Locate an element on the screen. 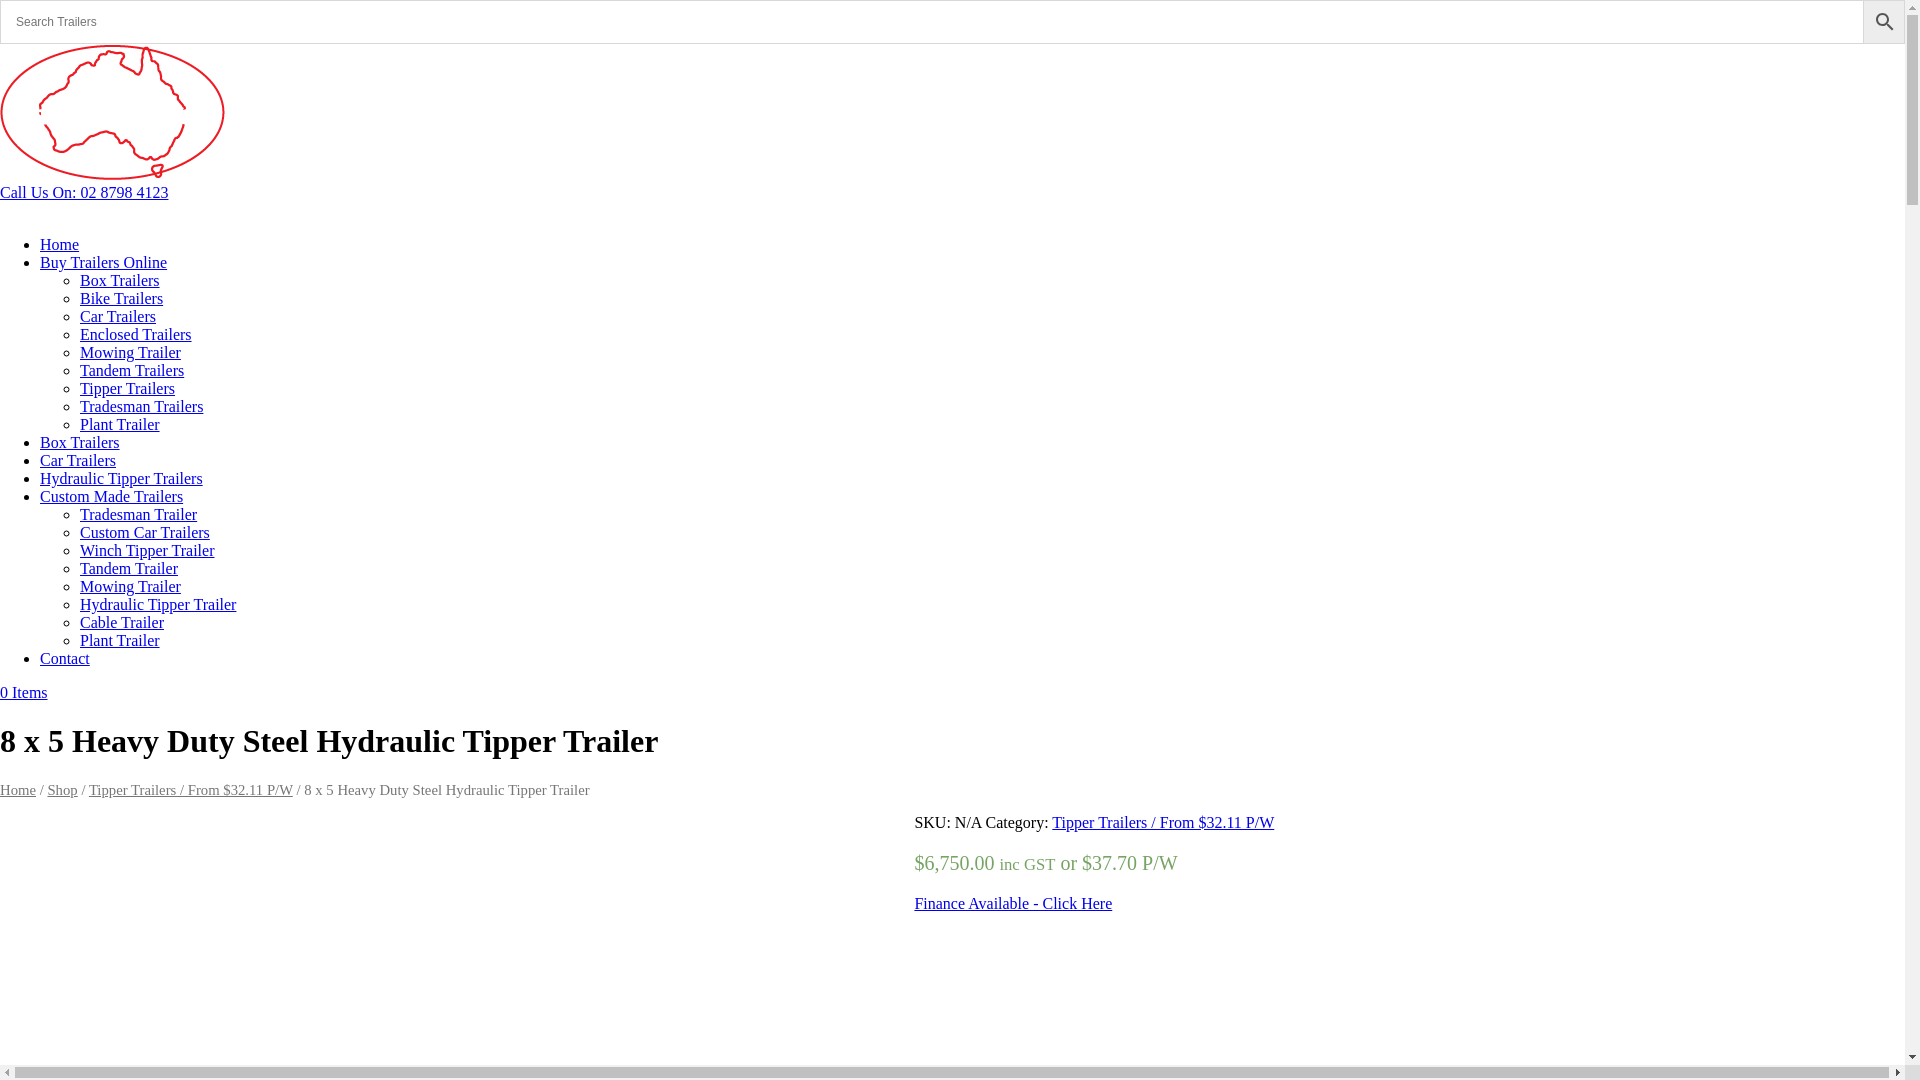  'Hydraulic Tipper Trailers' is located at coordinates (120, 478).